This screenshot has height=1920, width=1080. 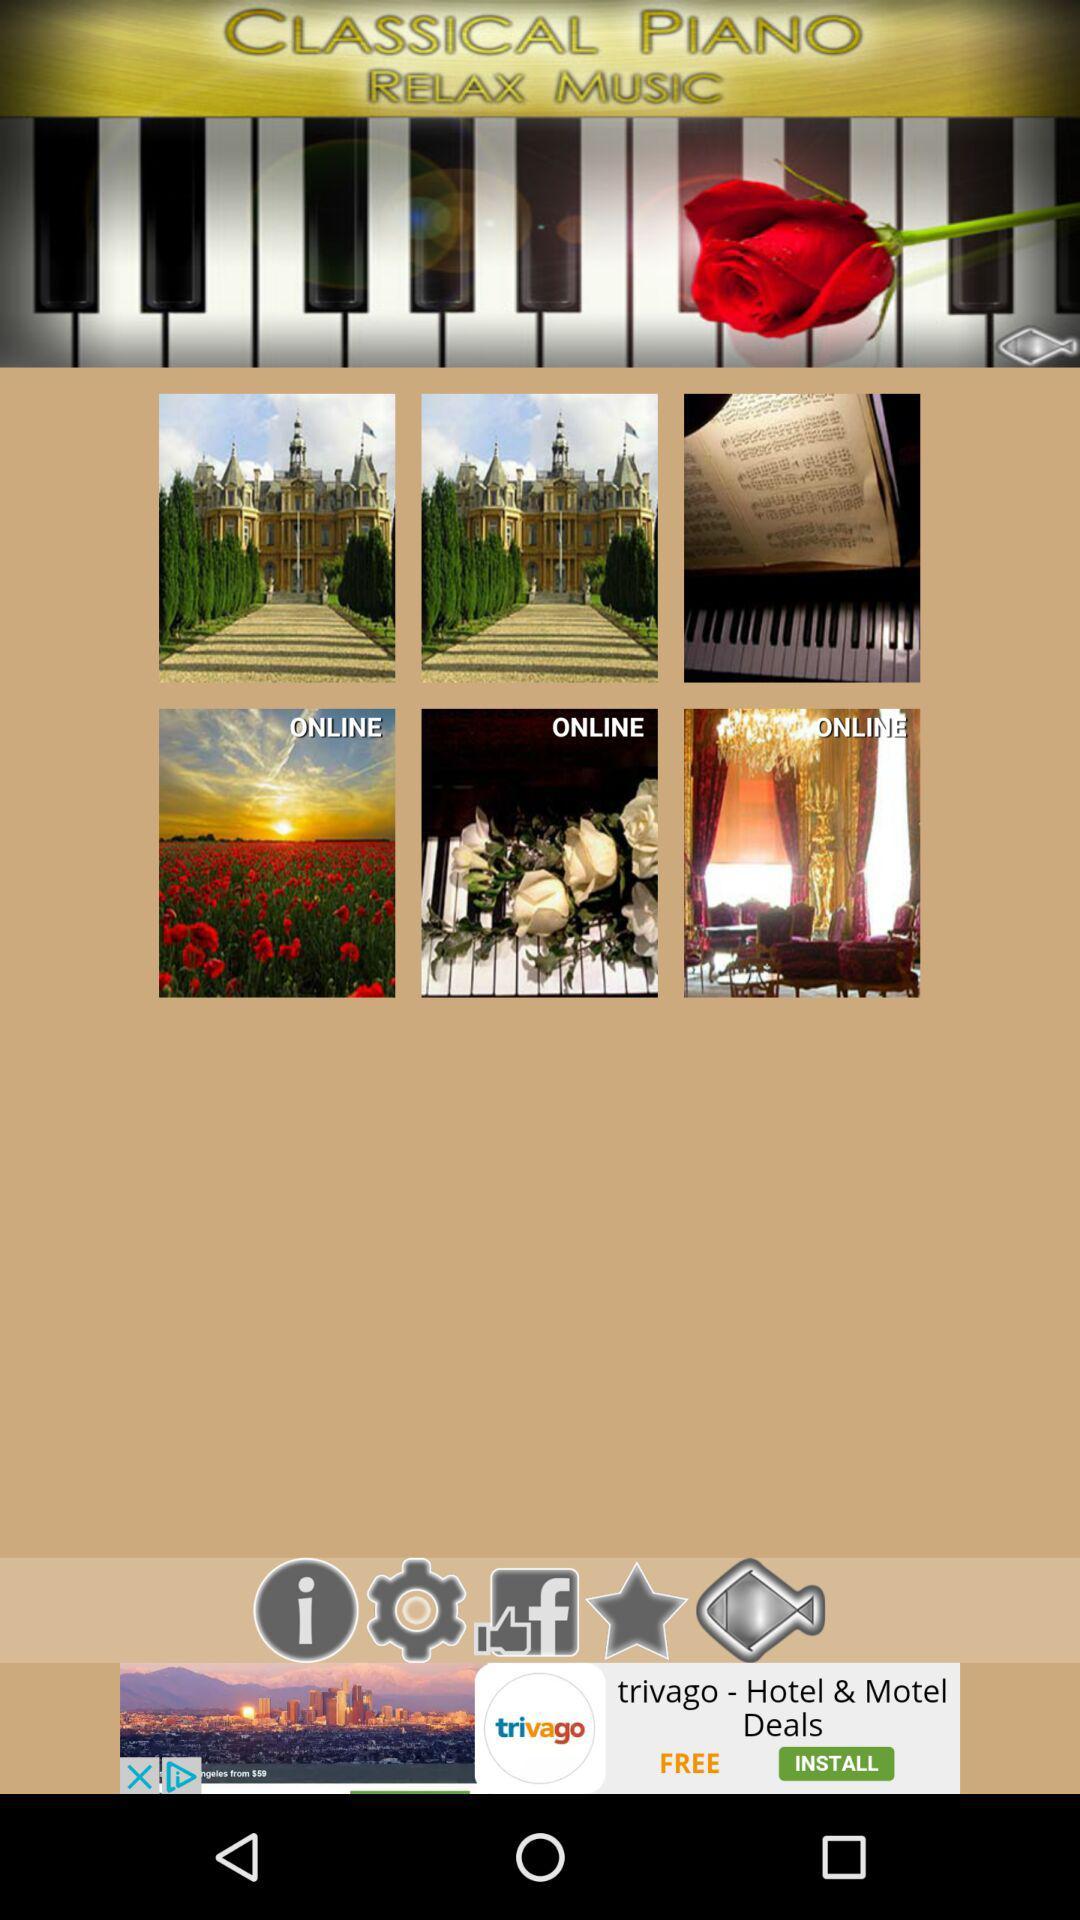 What do you see at coordinates (525, 1610) in the screenshot?
I see `like their facebook page` at bounding box center [525, 1610].